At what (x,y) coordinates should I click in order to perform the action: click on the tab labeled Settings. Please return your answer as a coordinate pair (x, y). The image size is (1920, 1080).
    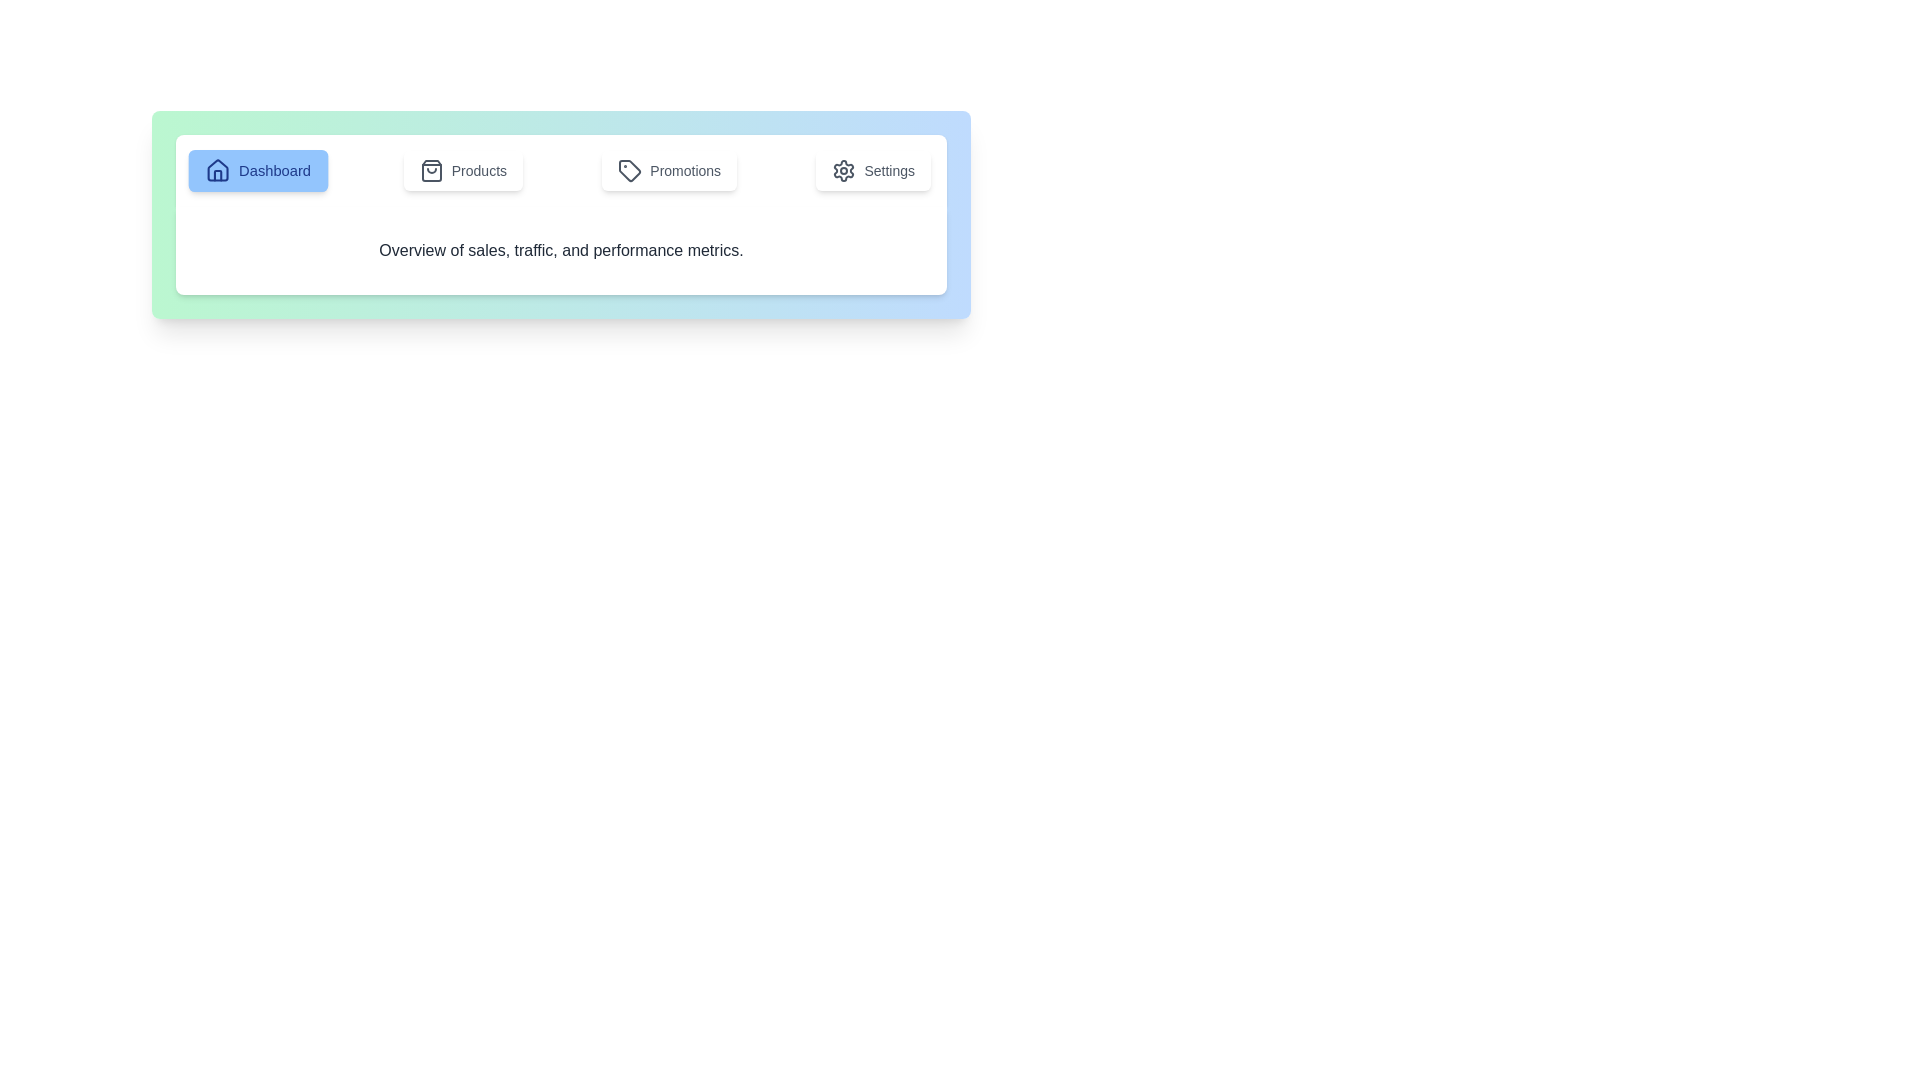
    Looking at the image, I should click on (873, 169).